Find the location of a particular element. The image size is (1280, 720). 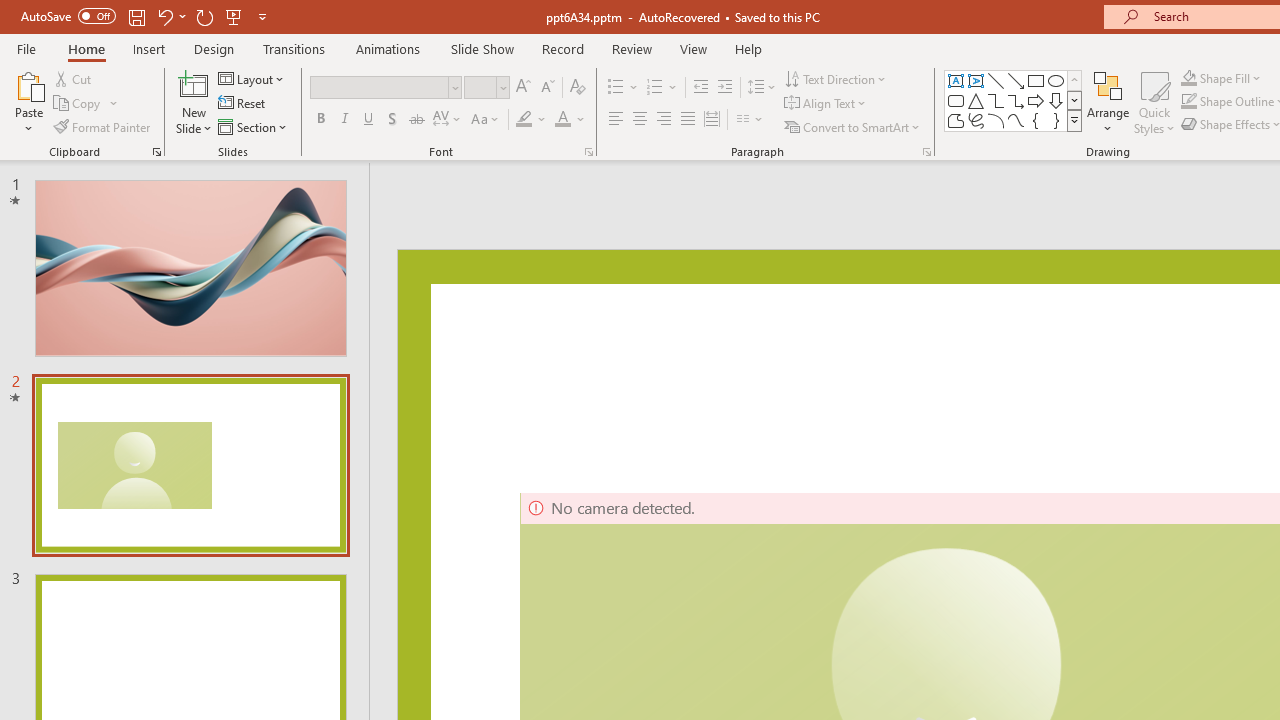

'Convert to SmartArt' is located at coordinates (853, 127).